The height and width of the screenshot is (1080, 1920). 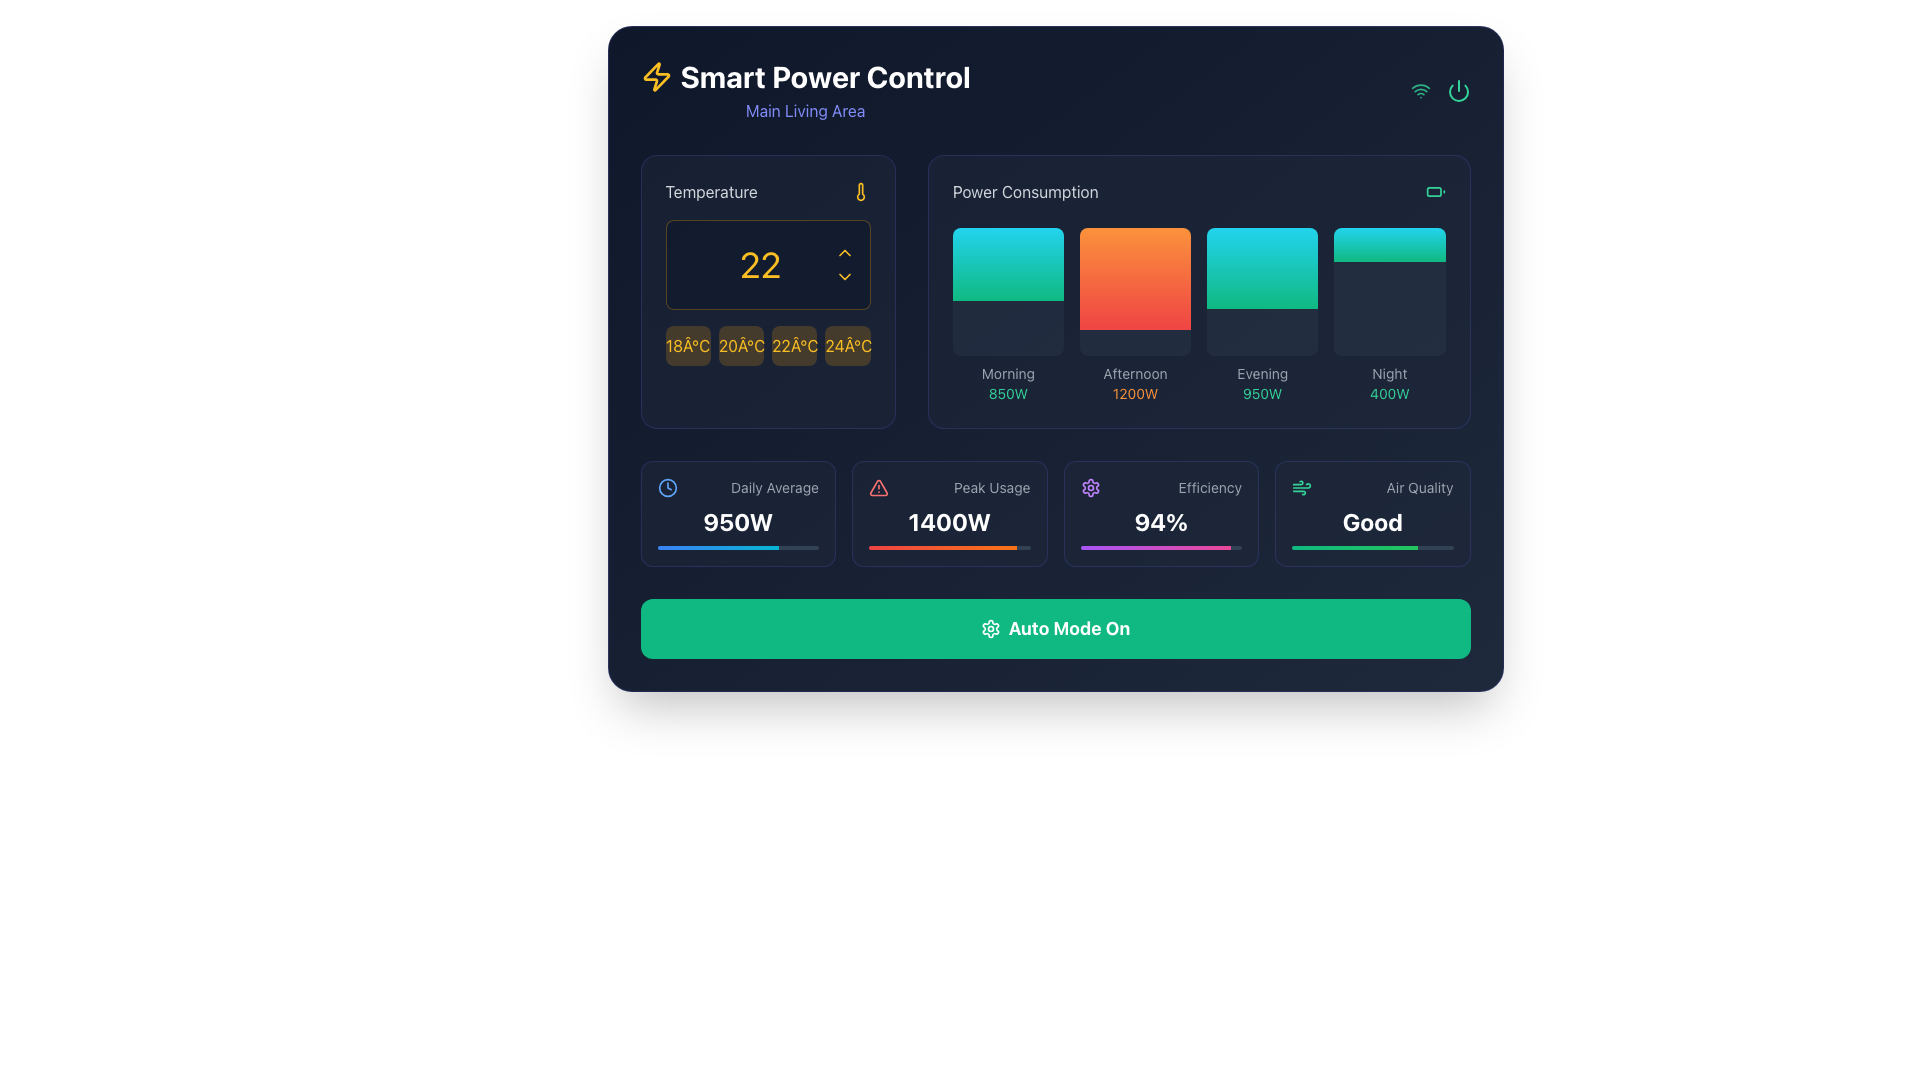 What do you see at coordinates (1135, 279) in the screenshot?
I see `the graphical bar component representing energy consumption data for the 'Afternoon' period, located in the 'Power Consumption' section, to the right of the 'Morning' block and left of the 'Evening' block` at bounding box center [1135, 279].